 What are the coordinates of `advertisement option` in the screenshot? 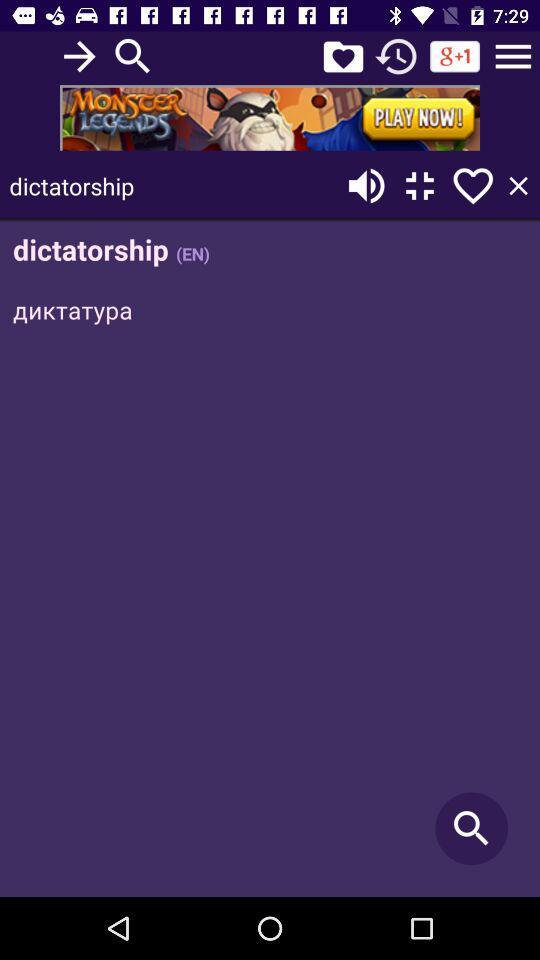 It's located at (270, 117).